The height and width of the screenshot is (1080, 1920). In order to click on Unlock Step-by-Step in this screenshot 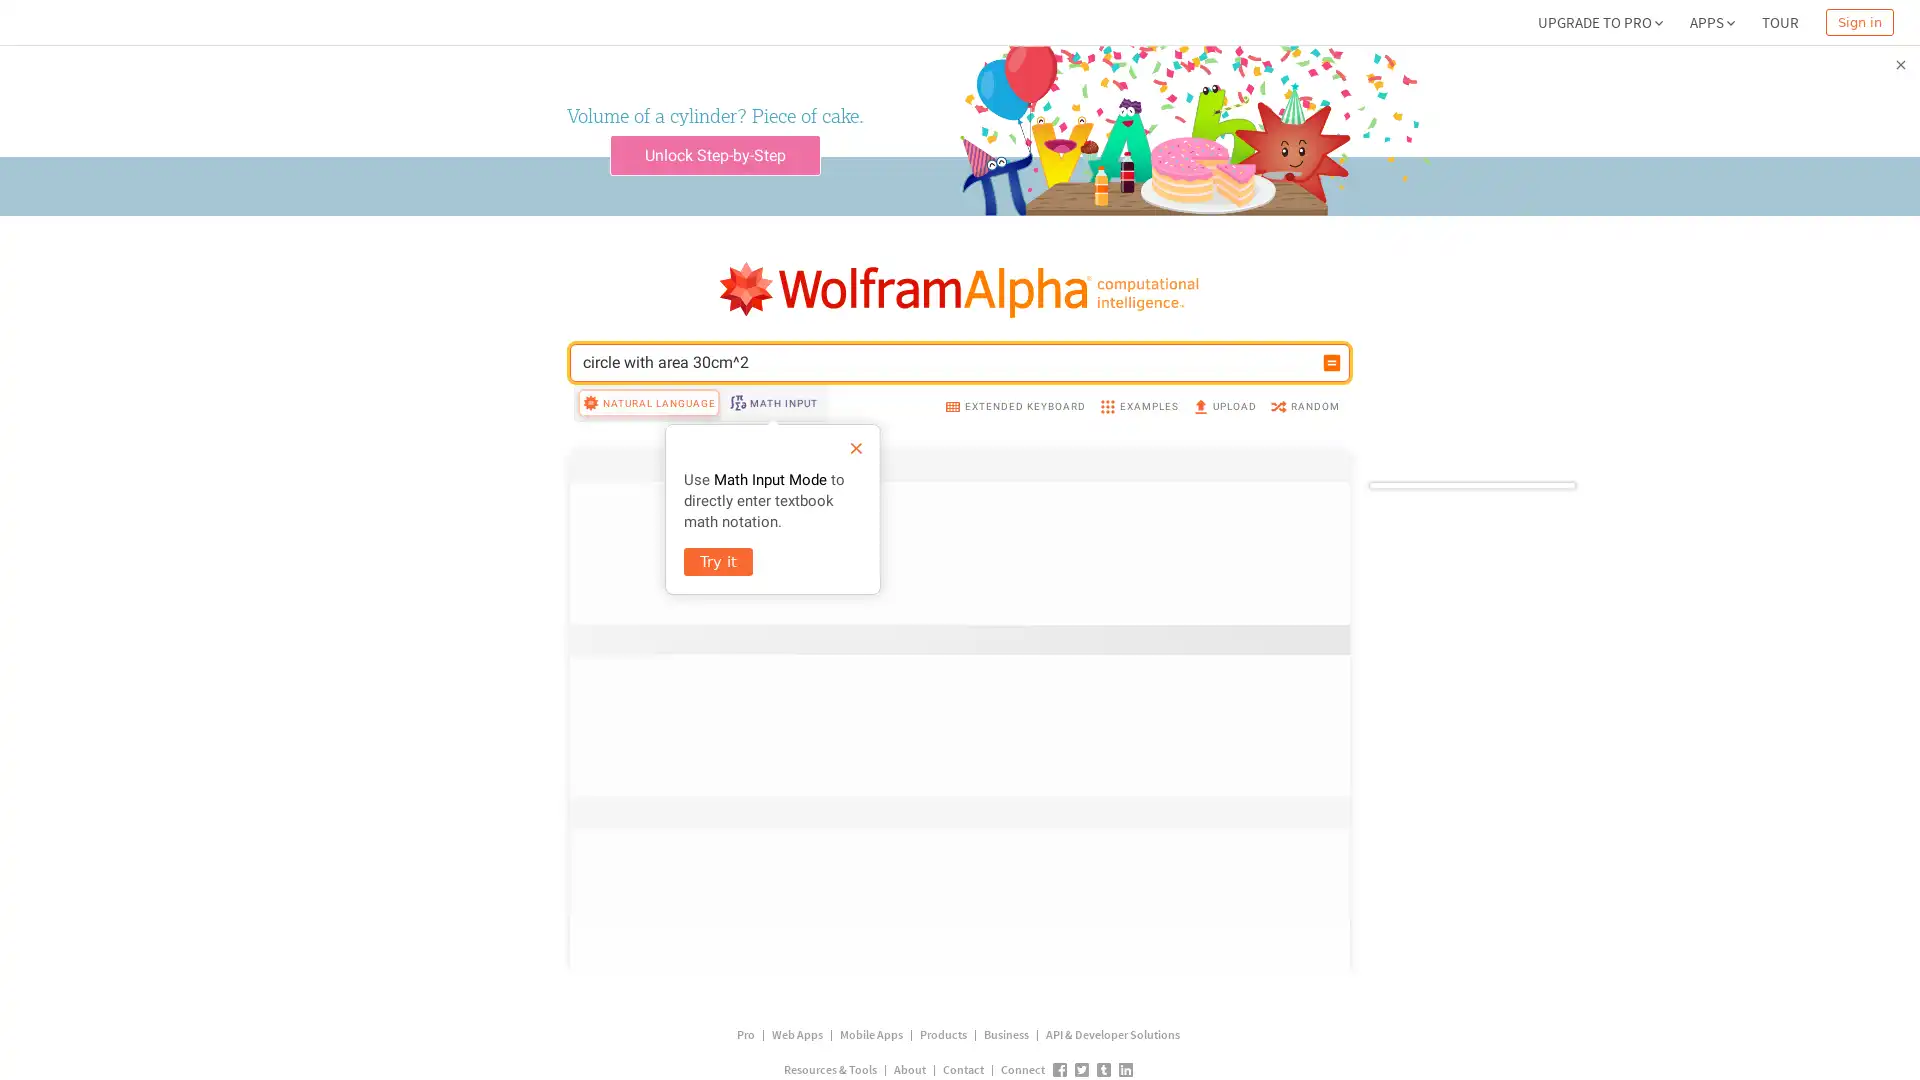, I will do `click(714, 154)`.